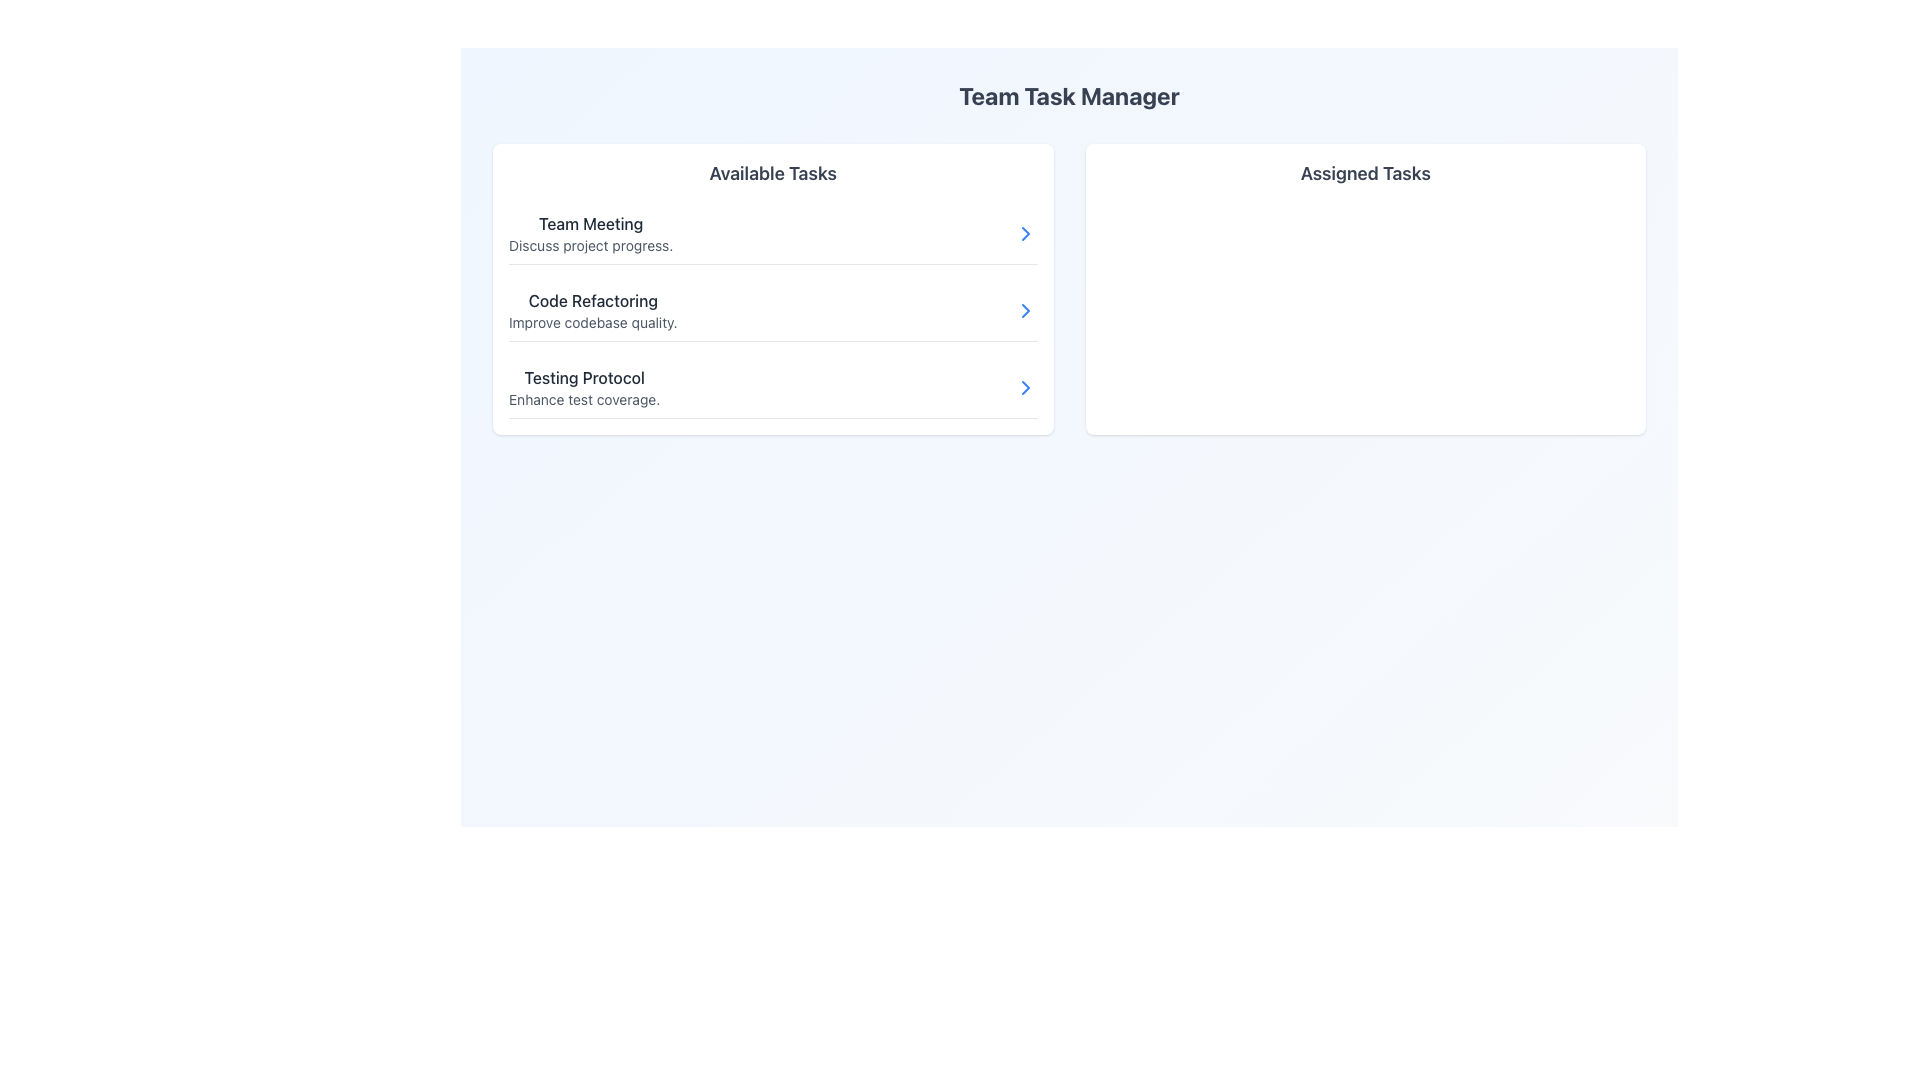  I want to click on the 'Team Meeting' list entry, so click(772, 233).